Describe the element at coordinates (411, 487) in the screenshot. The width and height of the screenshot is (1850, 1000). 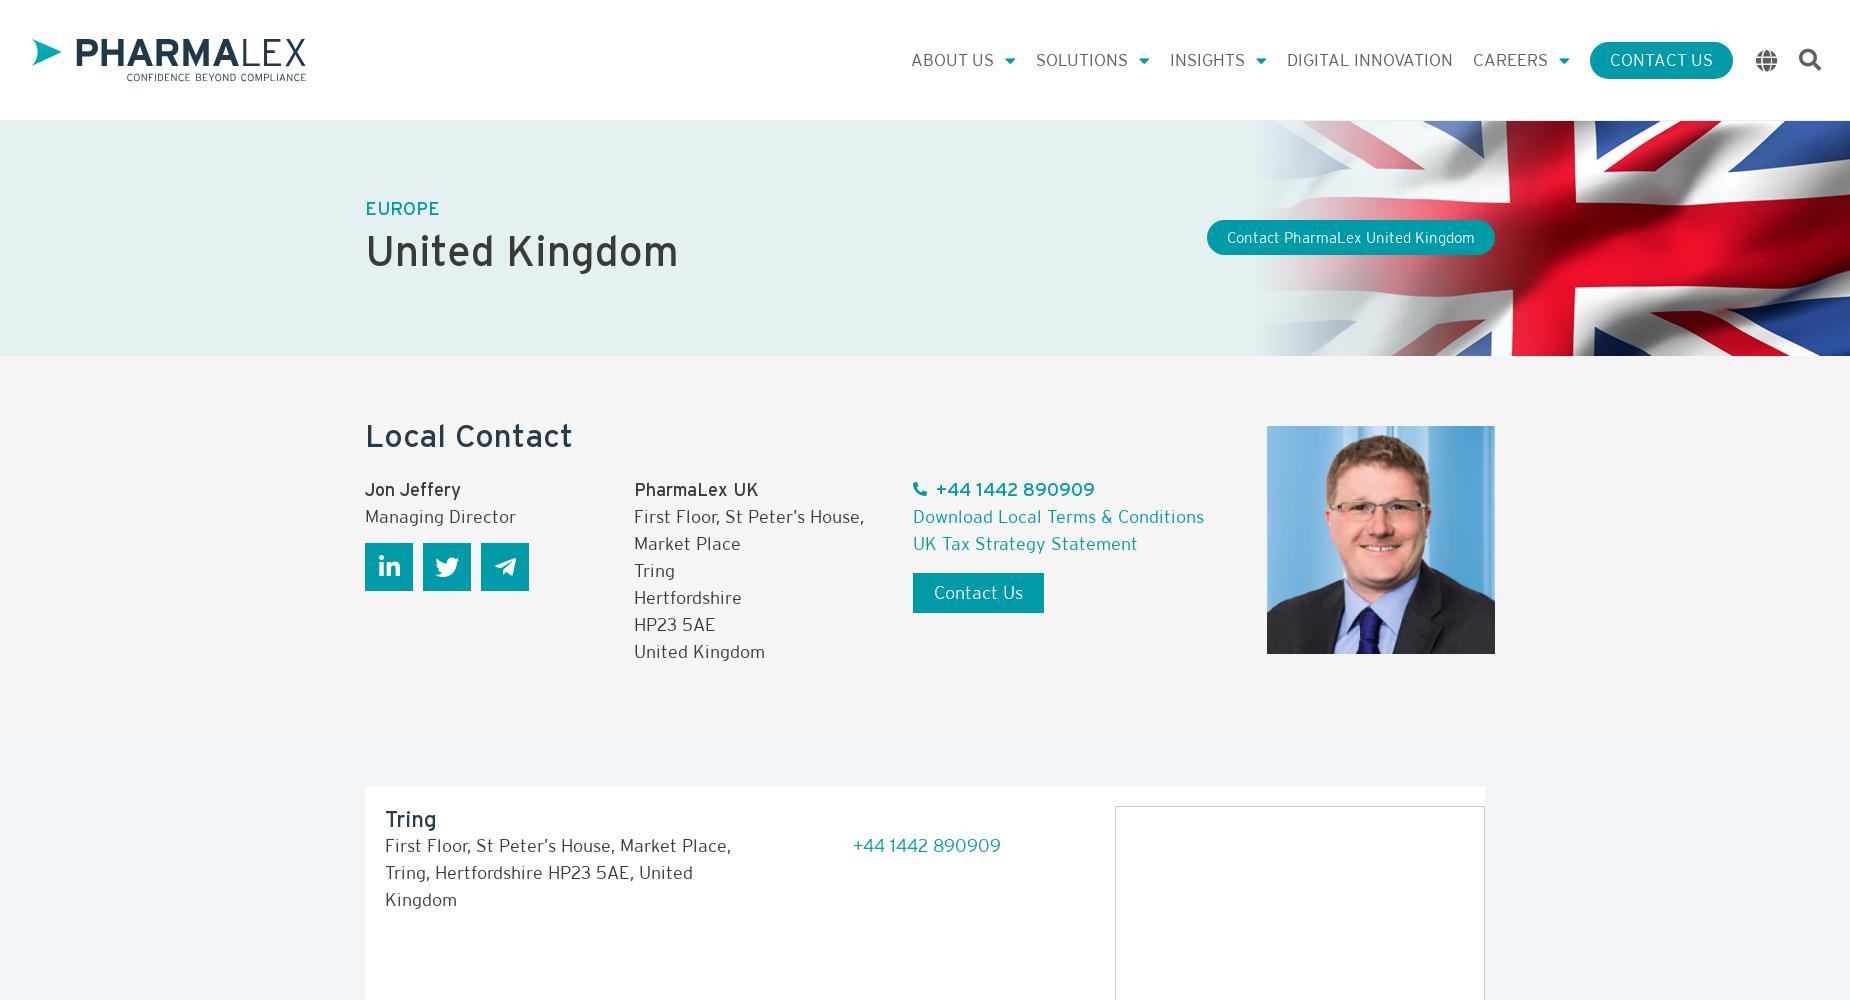
I see `'Jon Jeffery'` at that location.